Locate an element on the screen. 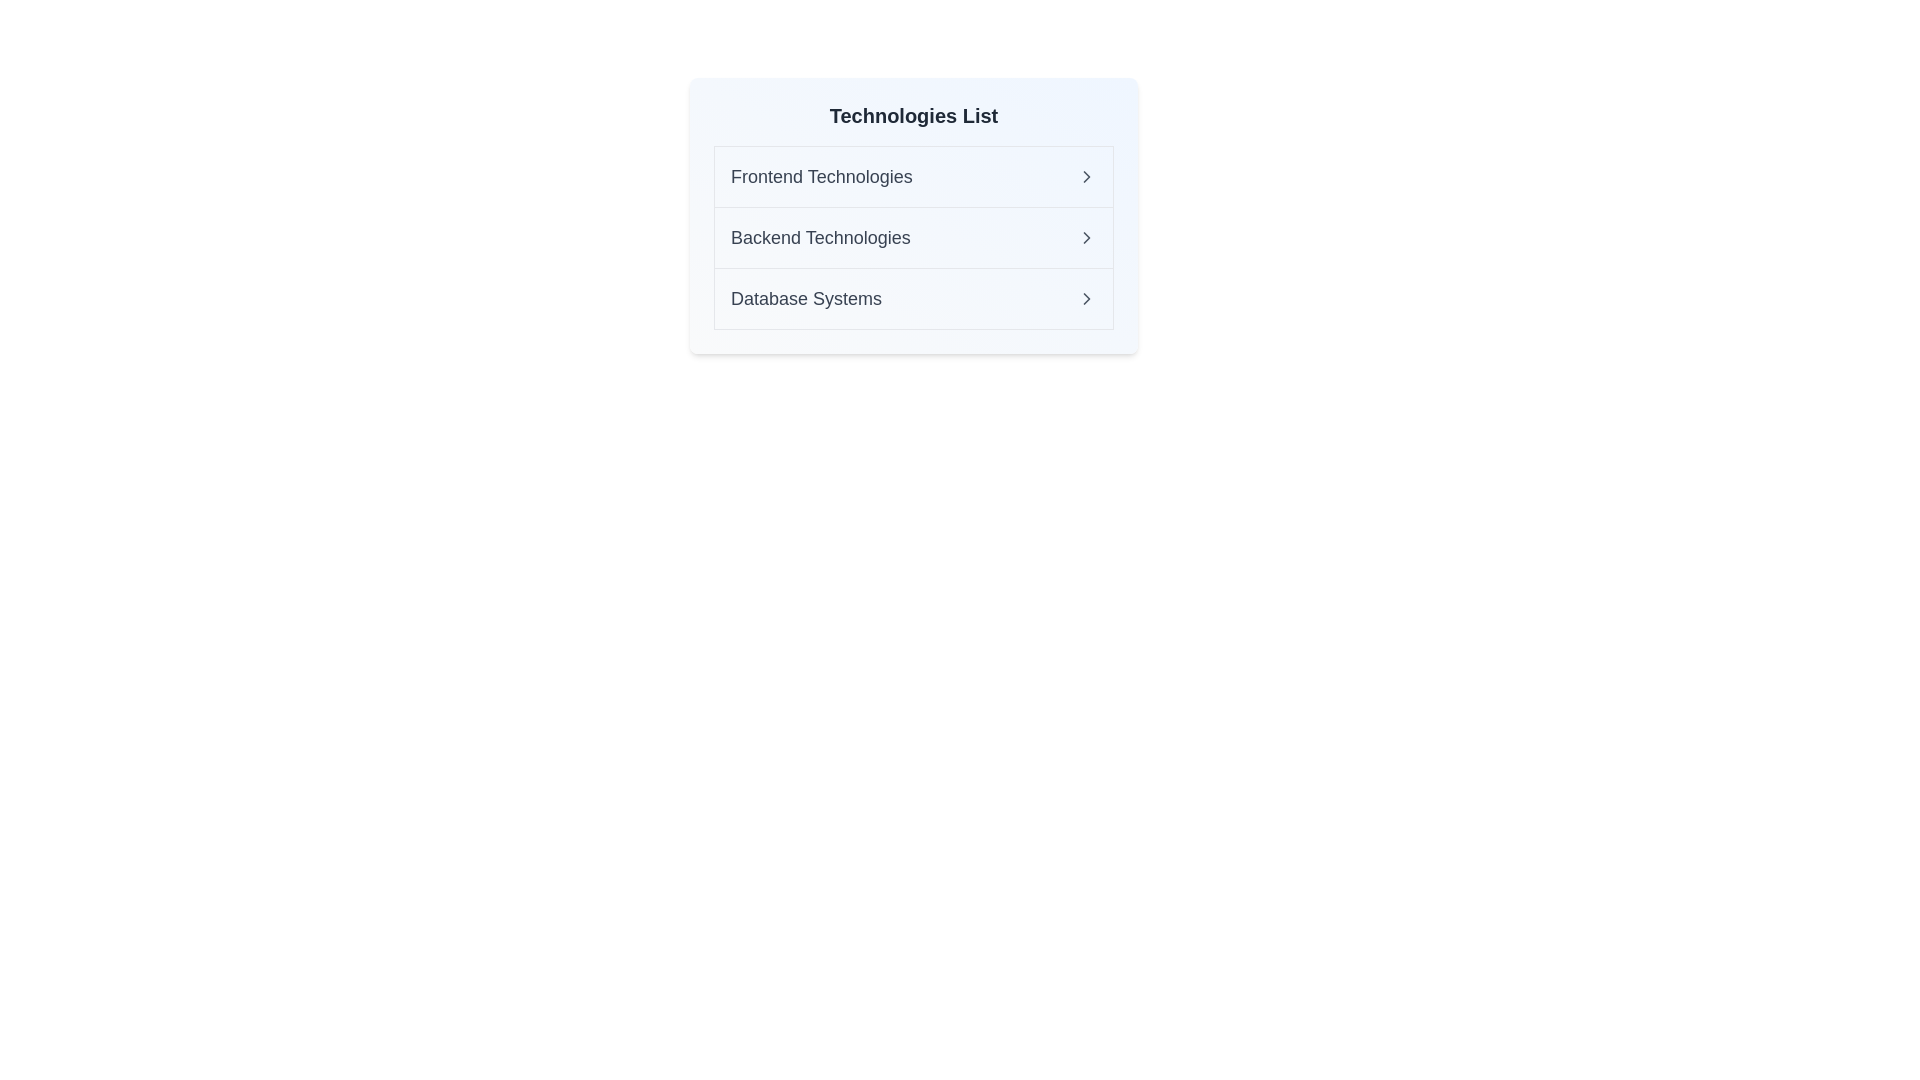 The image size is (1920, 1080). the details text of the expanded item Frontend Technologies is located at coordinates (820, 176).